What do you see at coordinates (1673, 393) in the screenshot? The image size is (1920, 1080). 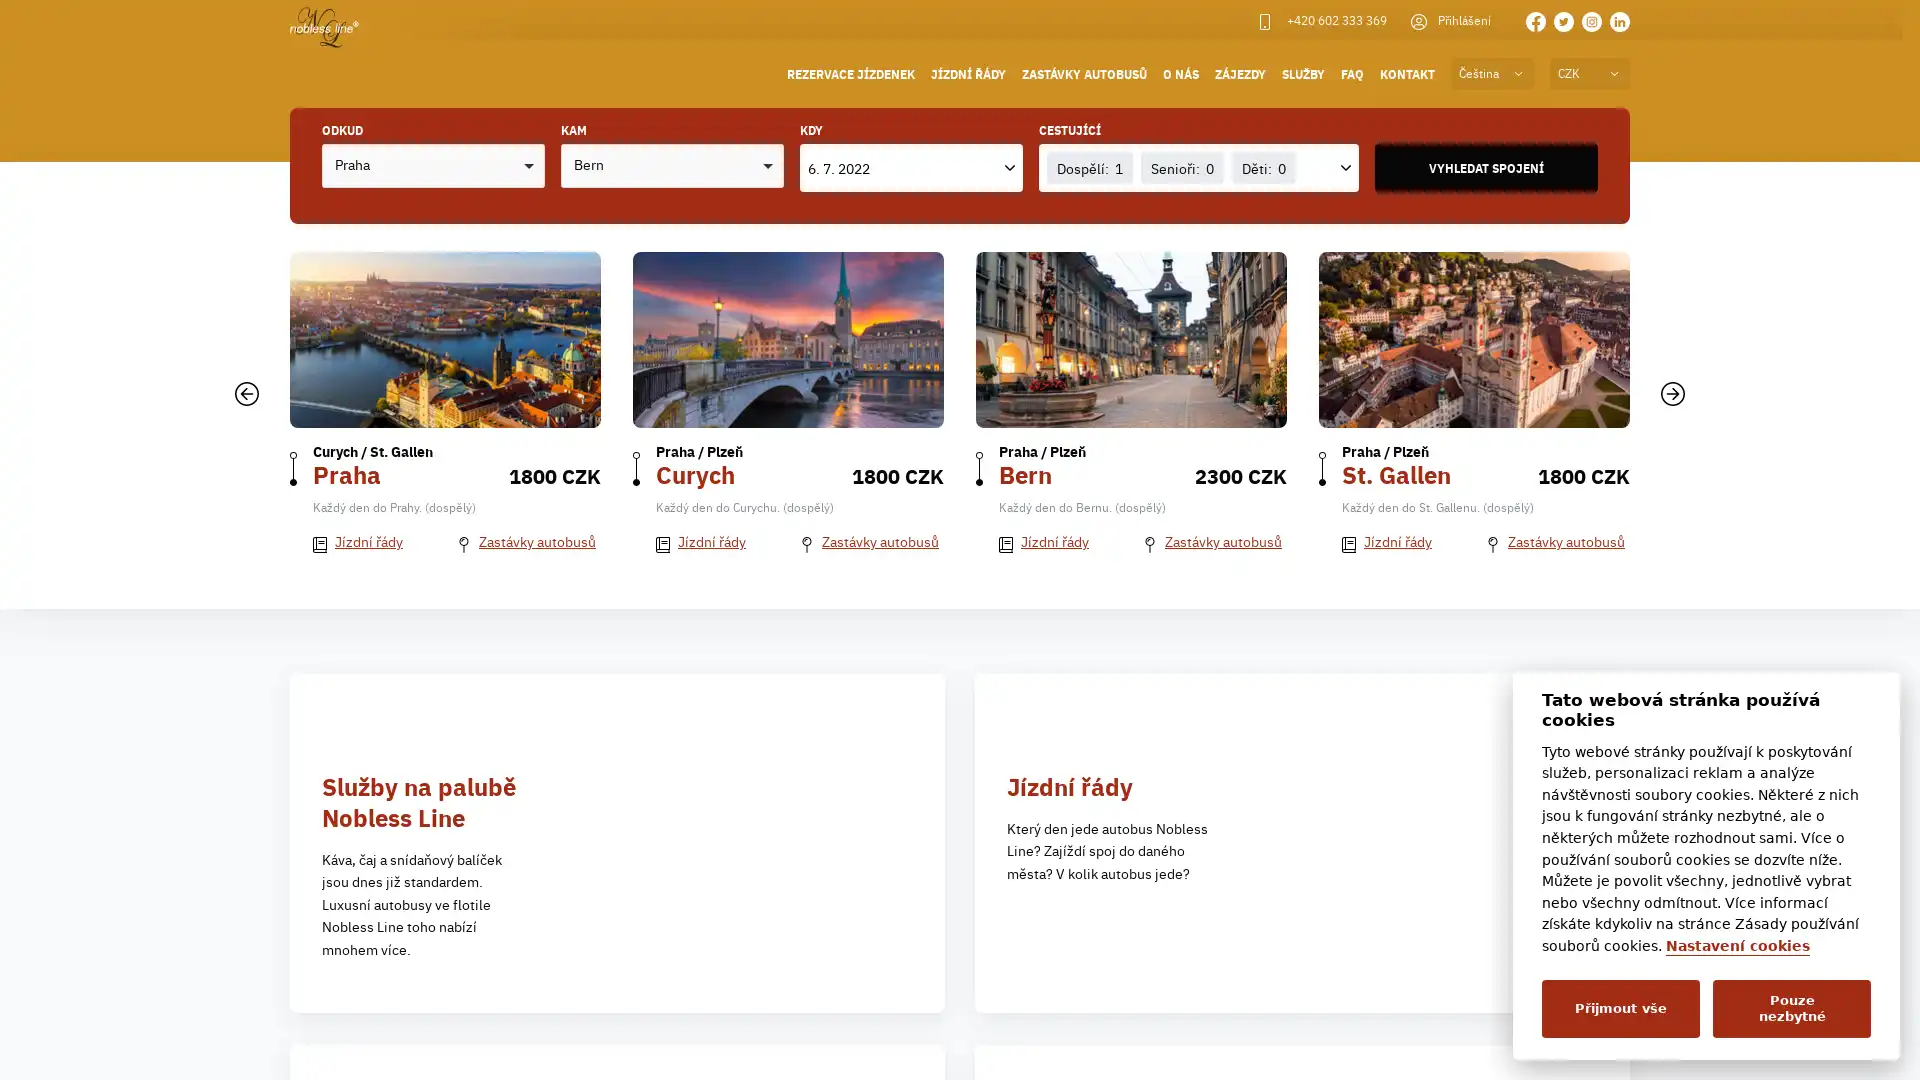 I see `Dalsi` at bounding box center [1673, 393].